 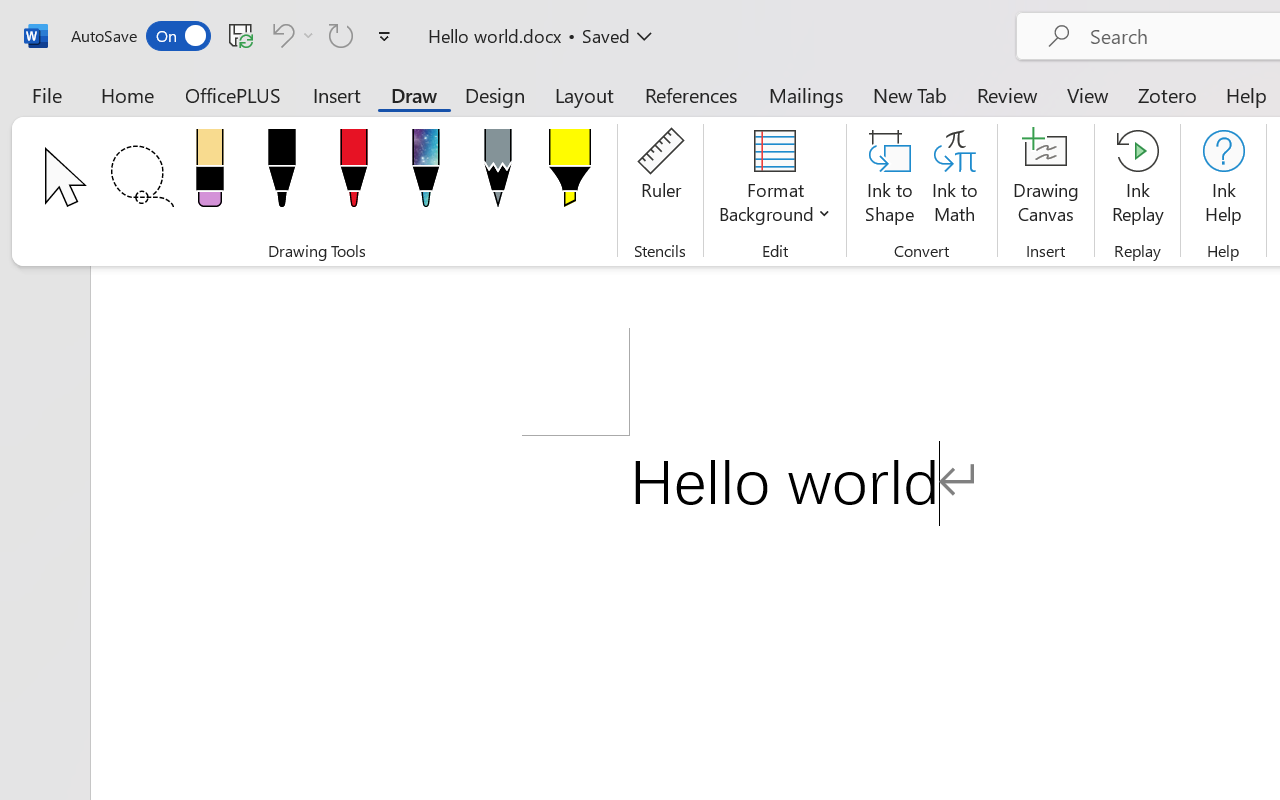 I want to click on 'Pen: Red, 0.5 mm', so click(x=353, y=173).